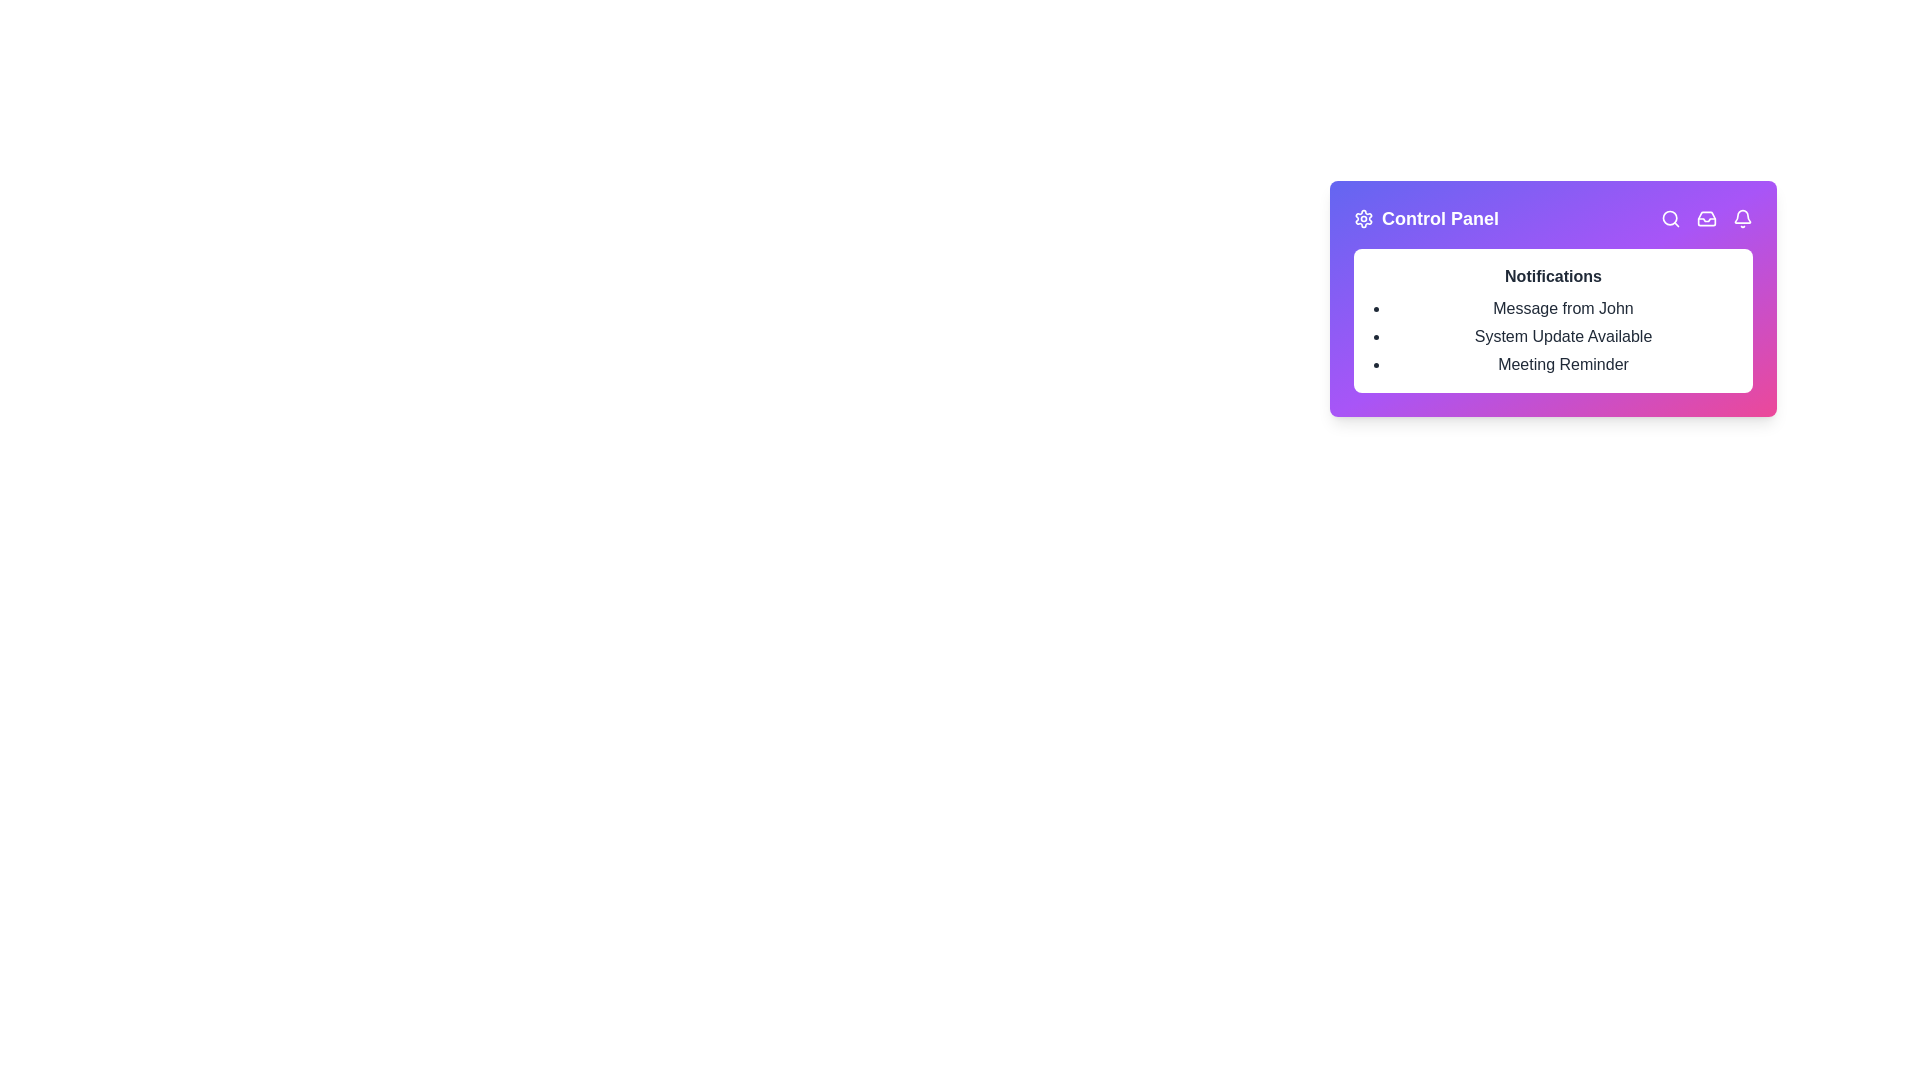  Describe the element at coordinates (1741, 219) in the screenshot. I see `the bell icon to view notifications` at that location.